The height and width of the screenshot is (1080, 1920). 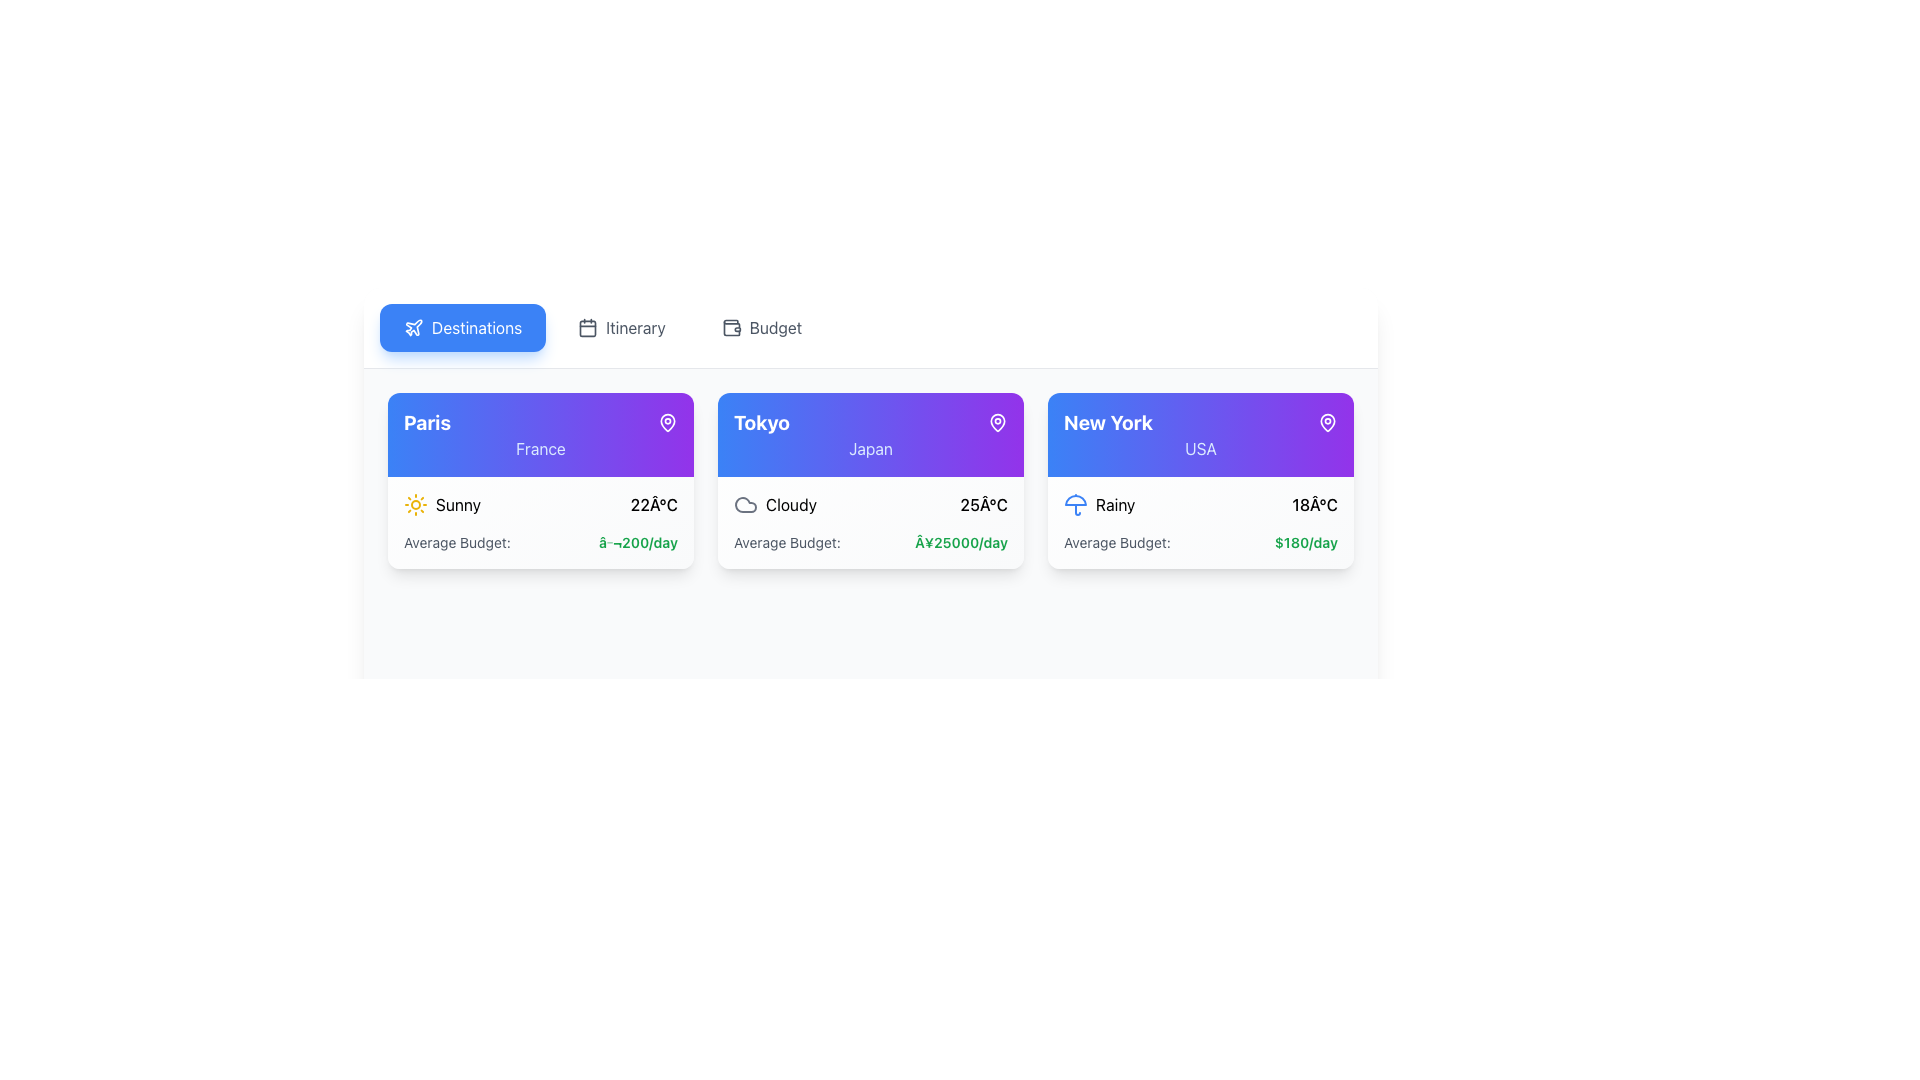 I want to click on the text label displaying 'Average Budget:' which is located within the Tokyo card, near the bottom and slightly to the left of the budget amount text, so click(x=786, y=543).